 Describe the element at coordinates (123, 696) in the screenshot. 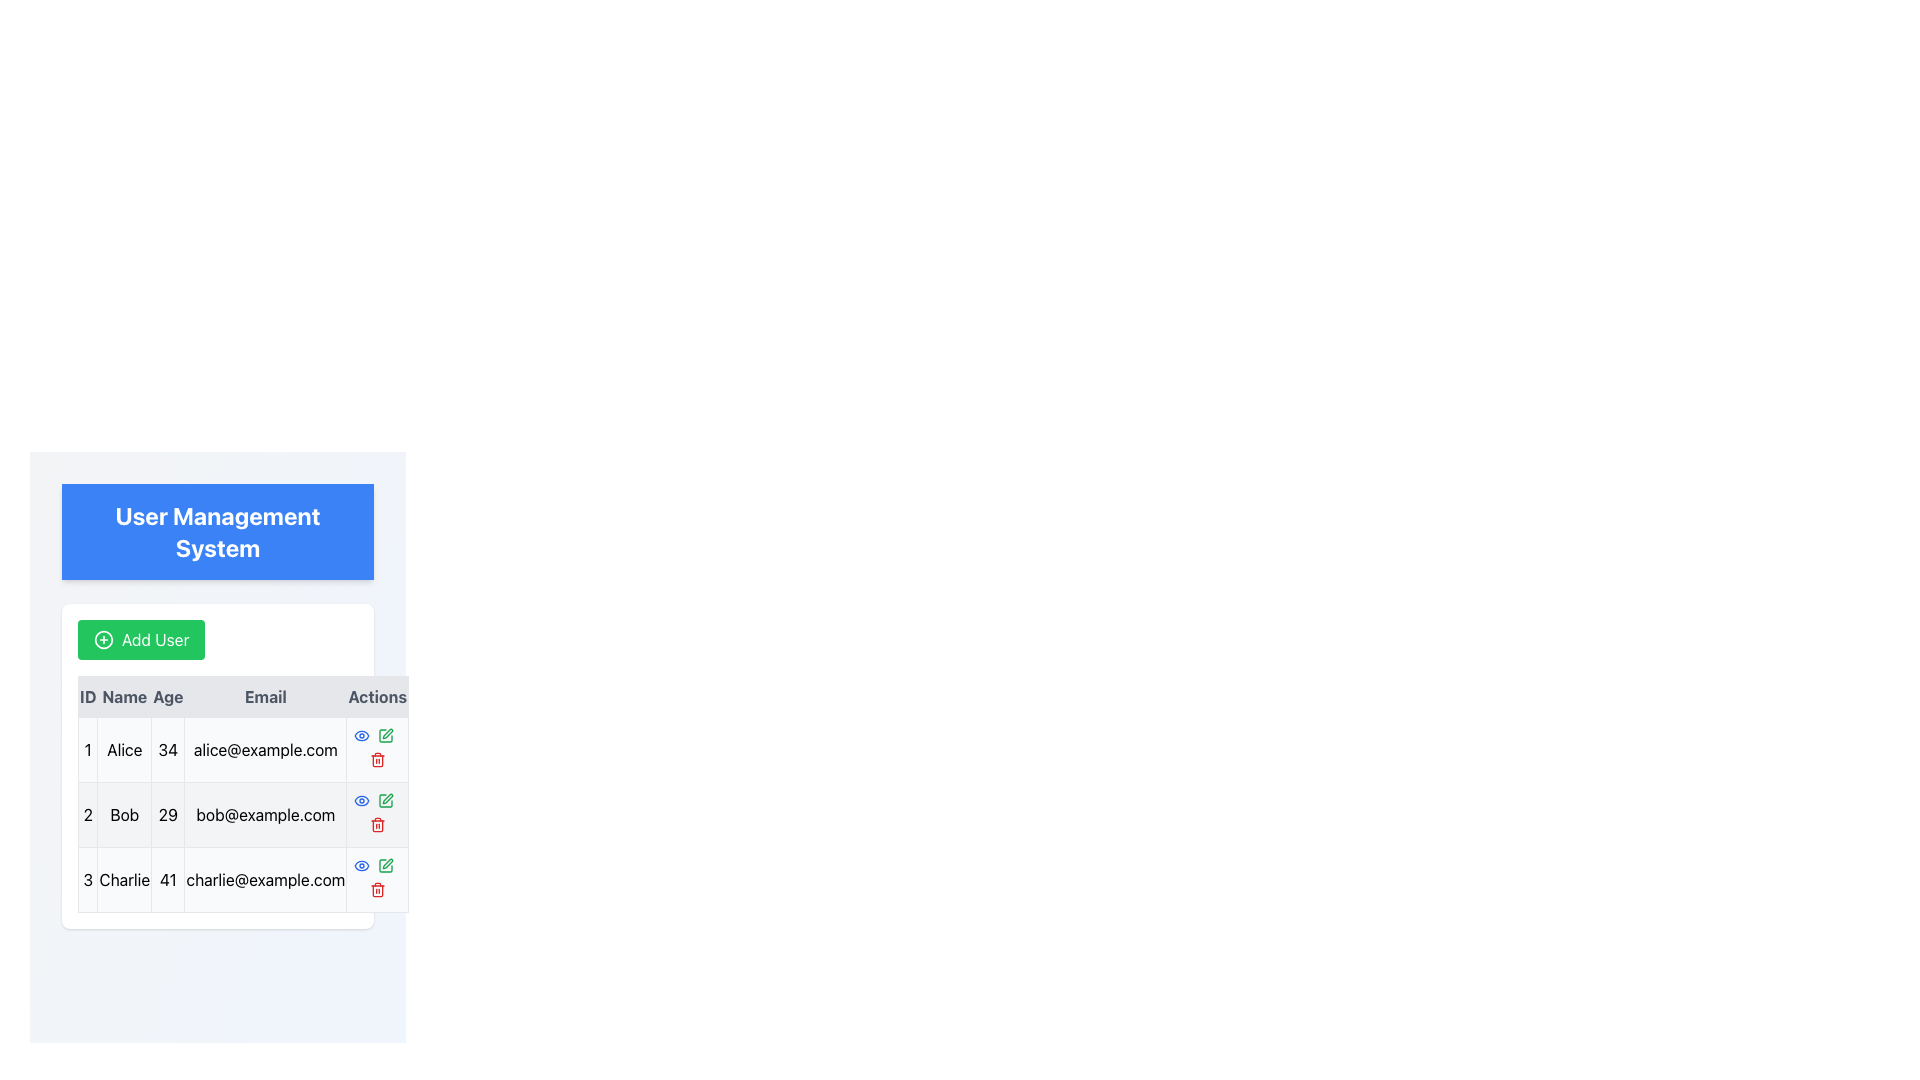

I see `the static text label 'Name' which is the second column header in the table structure, positioned between 'ID' and 'Age'` at that location.